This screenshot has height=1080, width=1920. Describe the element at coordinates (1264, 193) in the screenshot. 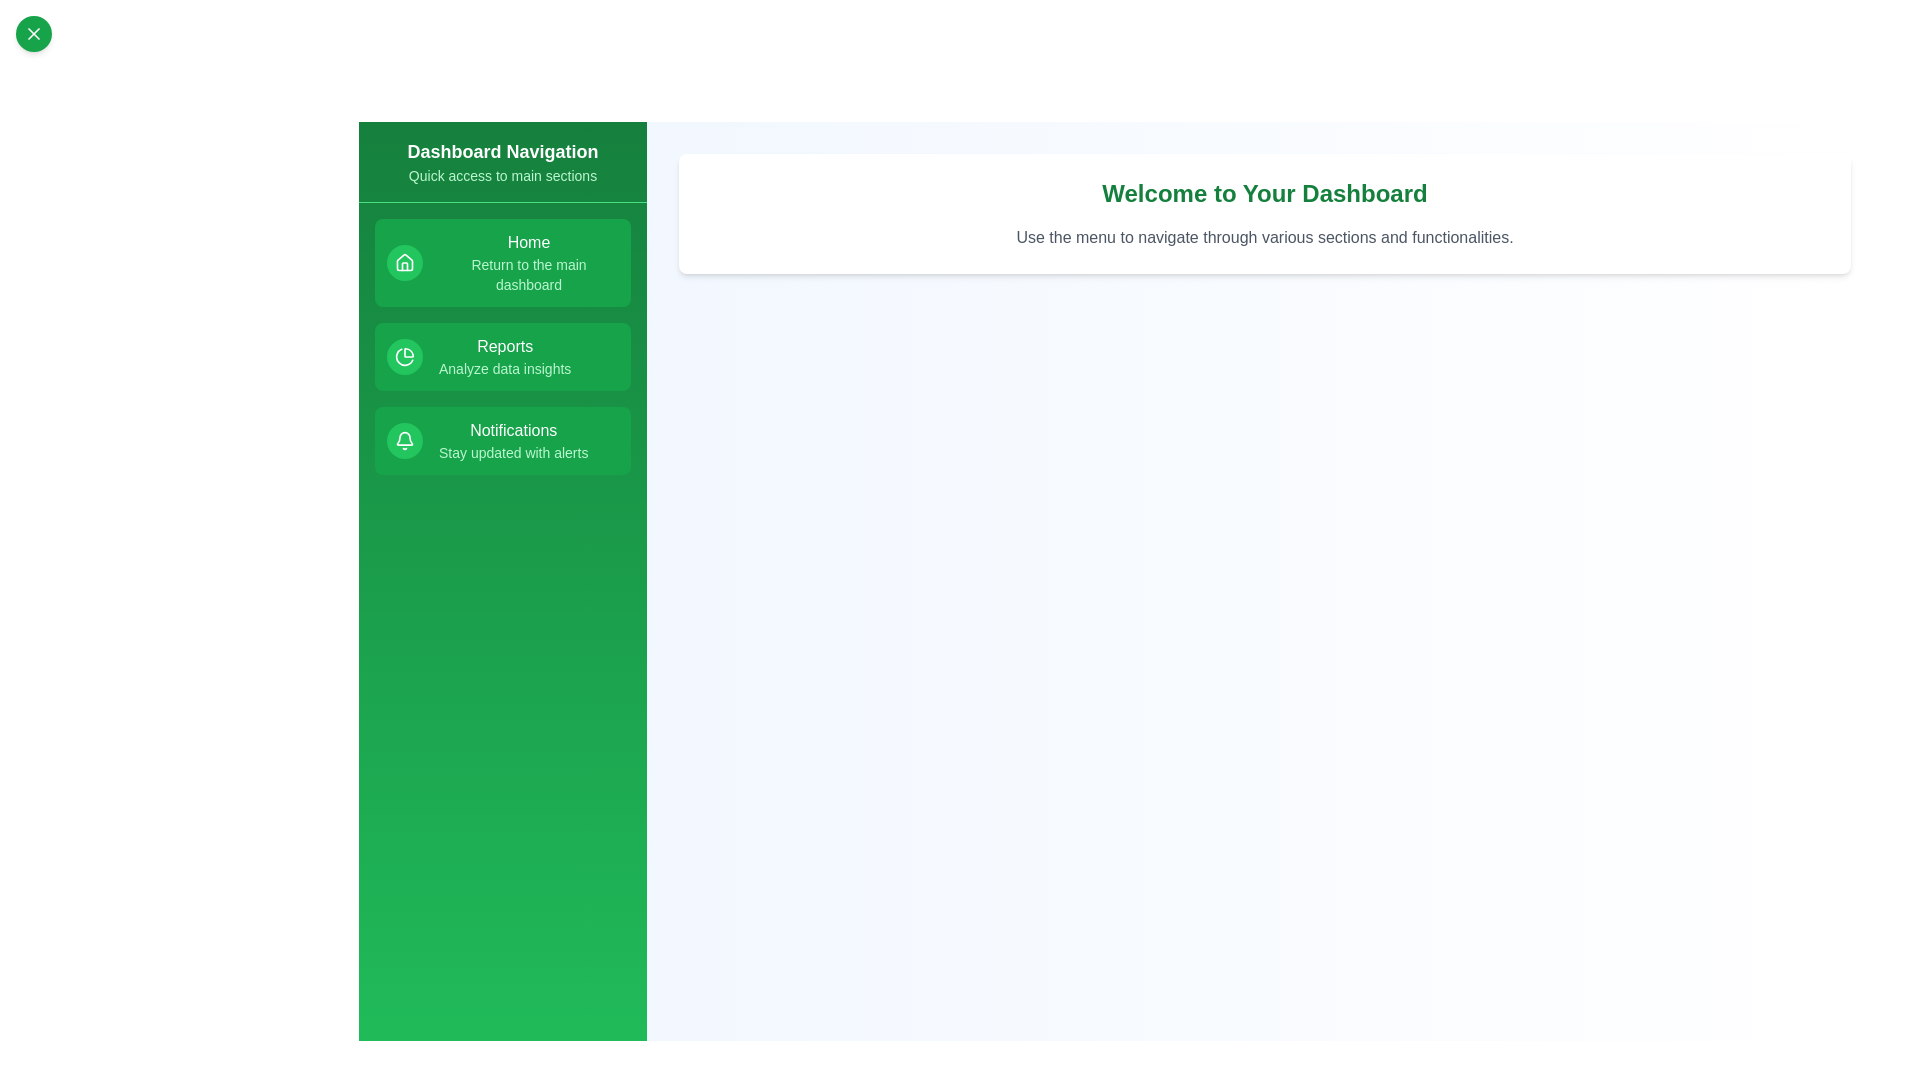

I see `the welcome message text element to read its content` at that location.